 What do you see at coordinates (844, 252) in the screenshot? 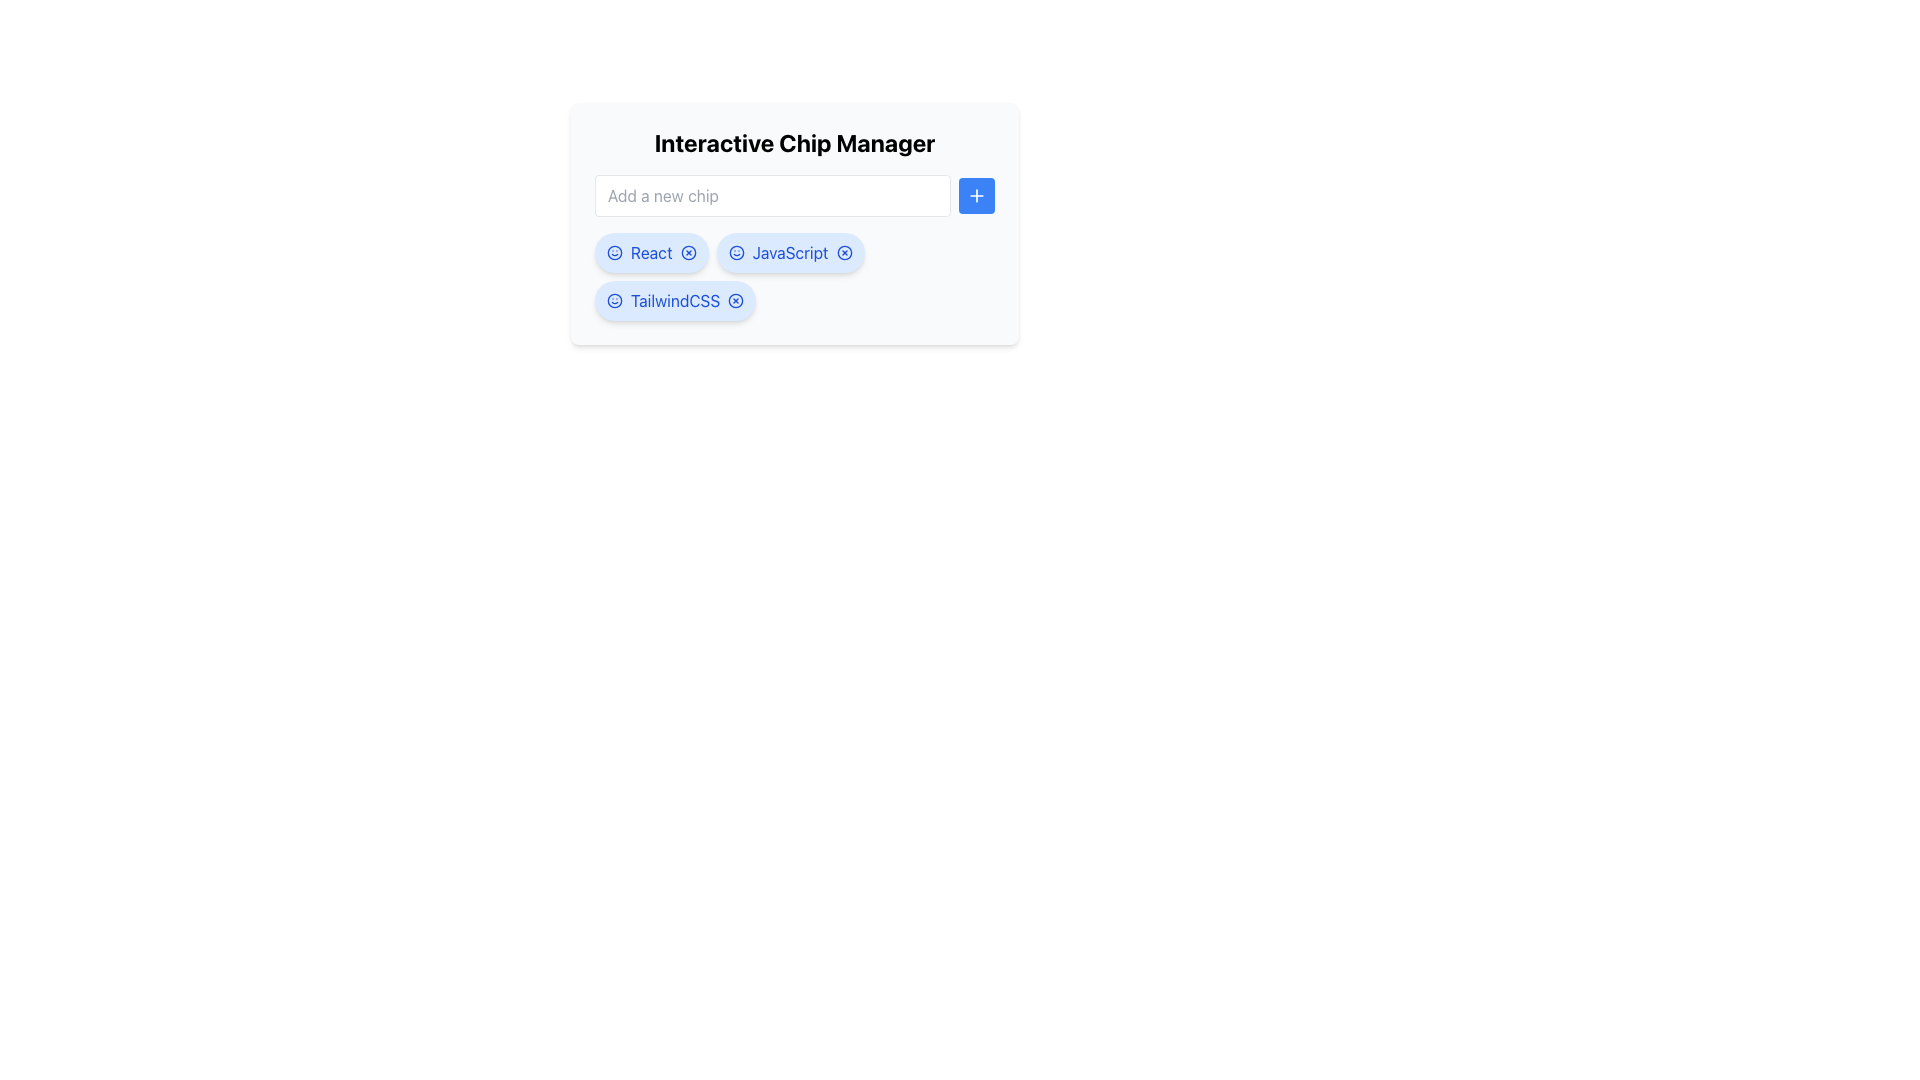
I see `the SVG graphical circle that serves as the background for the close/remove button of the 'JavaScript' chip, located at the right end of the chip` at bounding box center [844, 252].